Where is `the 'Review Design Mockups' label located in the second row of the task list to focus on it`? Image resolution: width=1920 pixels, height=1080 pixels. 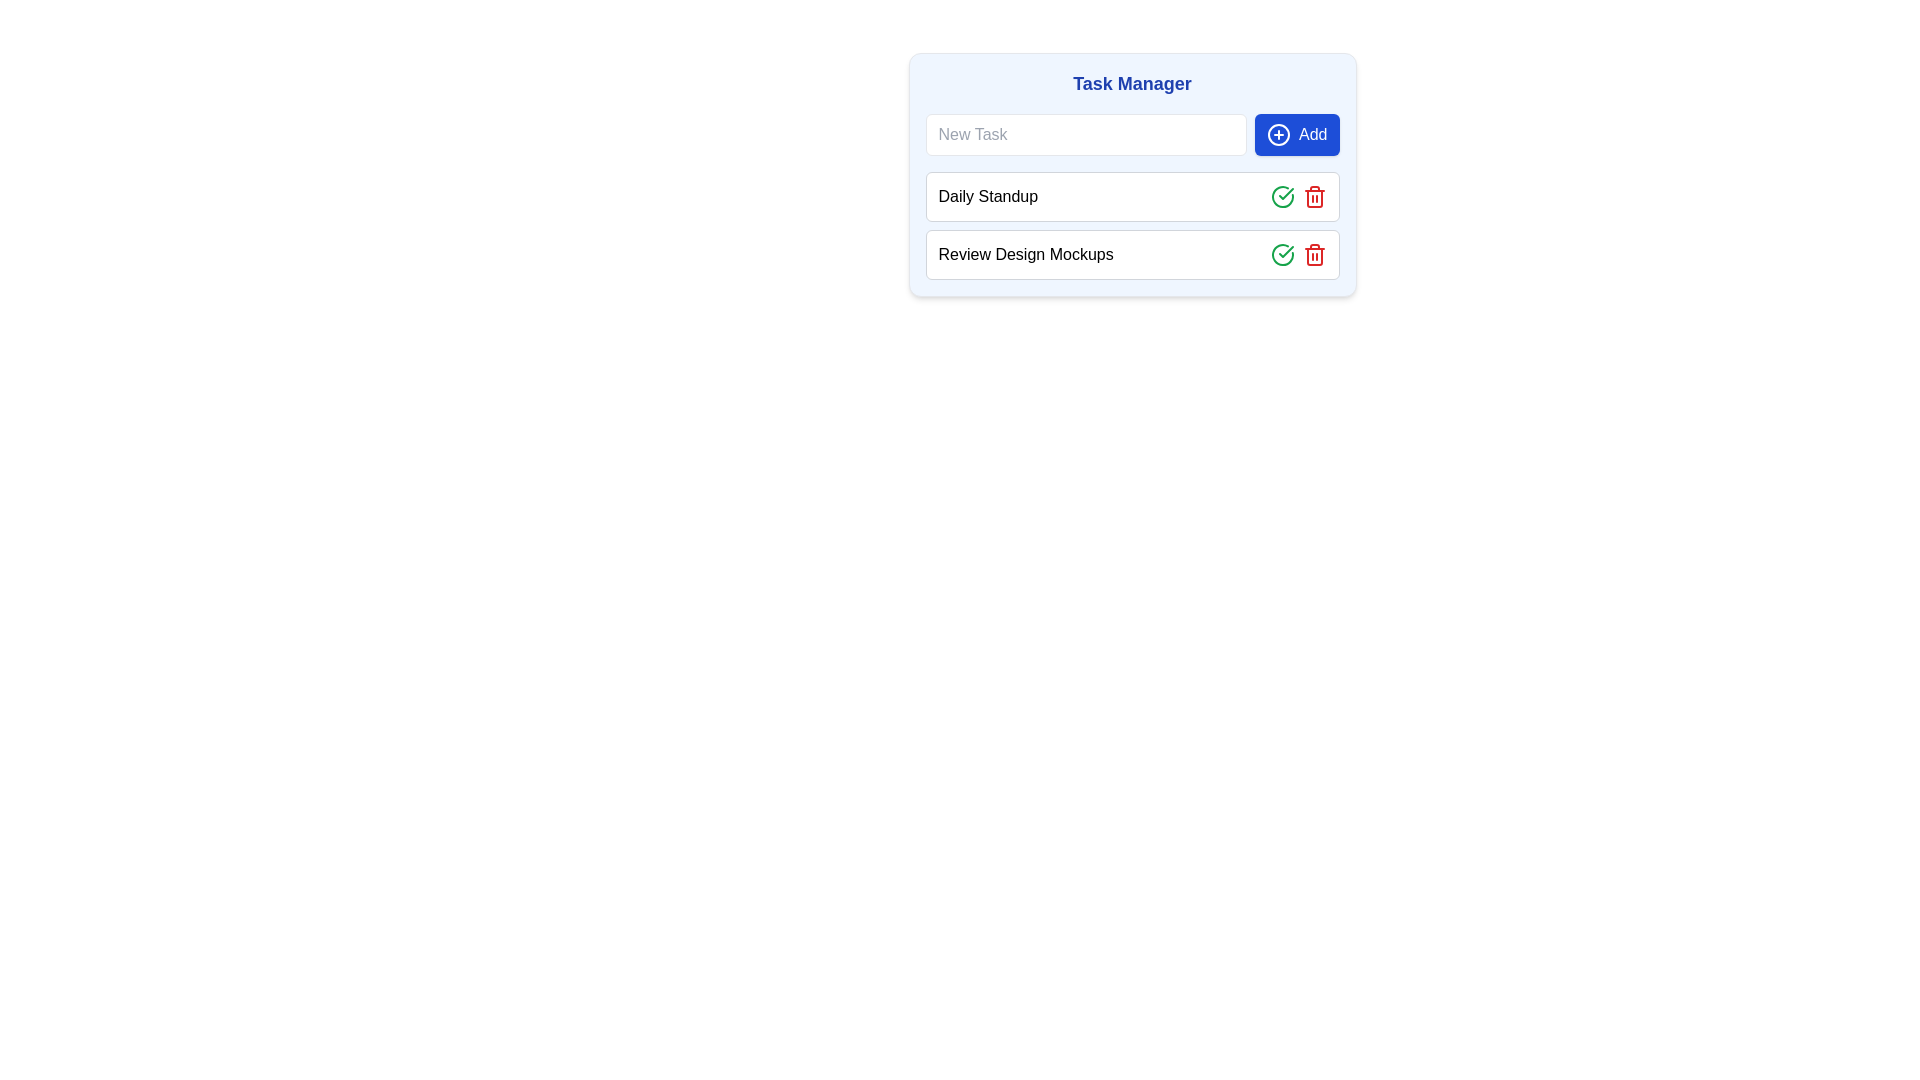
the 'Review Design Mockups' label located in the second row of the task list to focus on it is located at coordinates (1026, 253).